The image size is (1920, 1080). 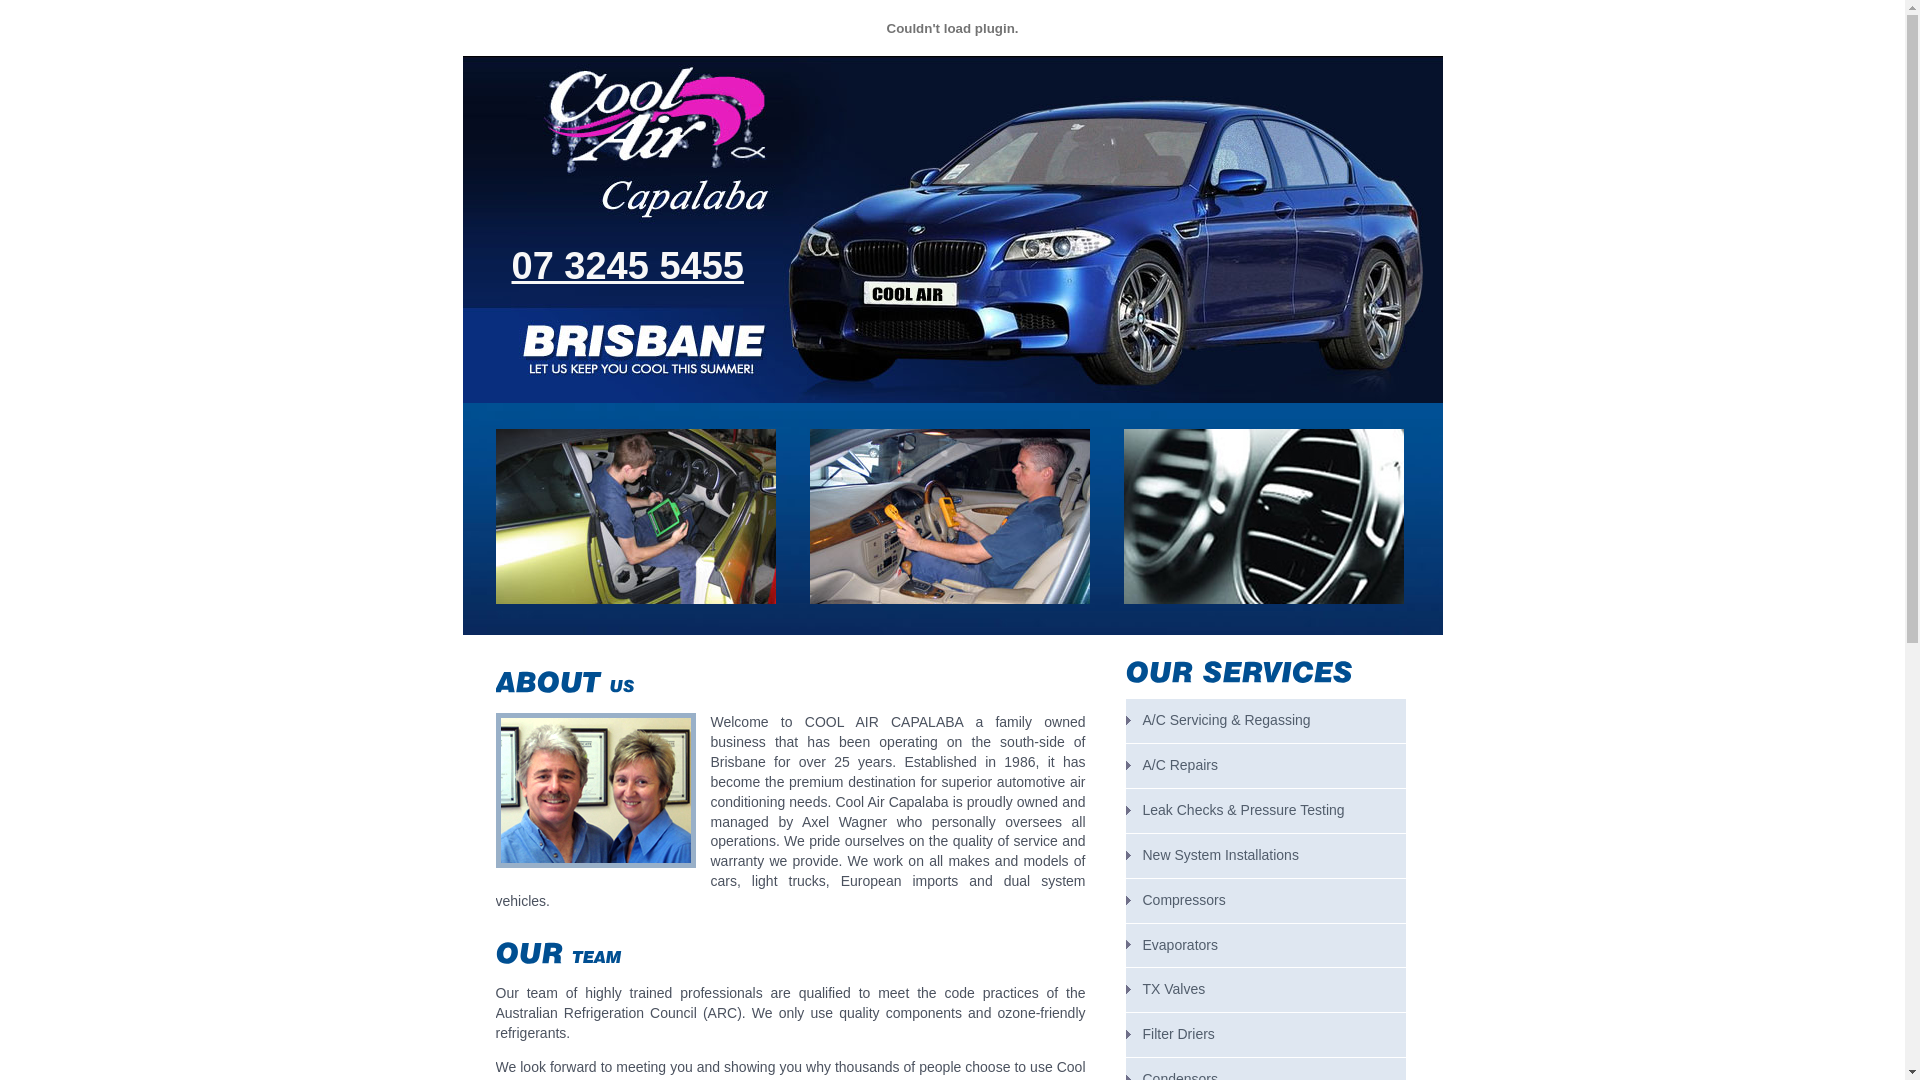 I want to click on 'Compressors', so click(x=1265, y=901).